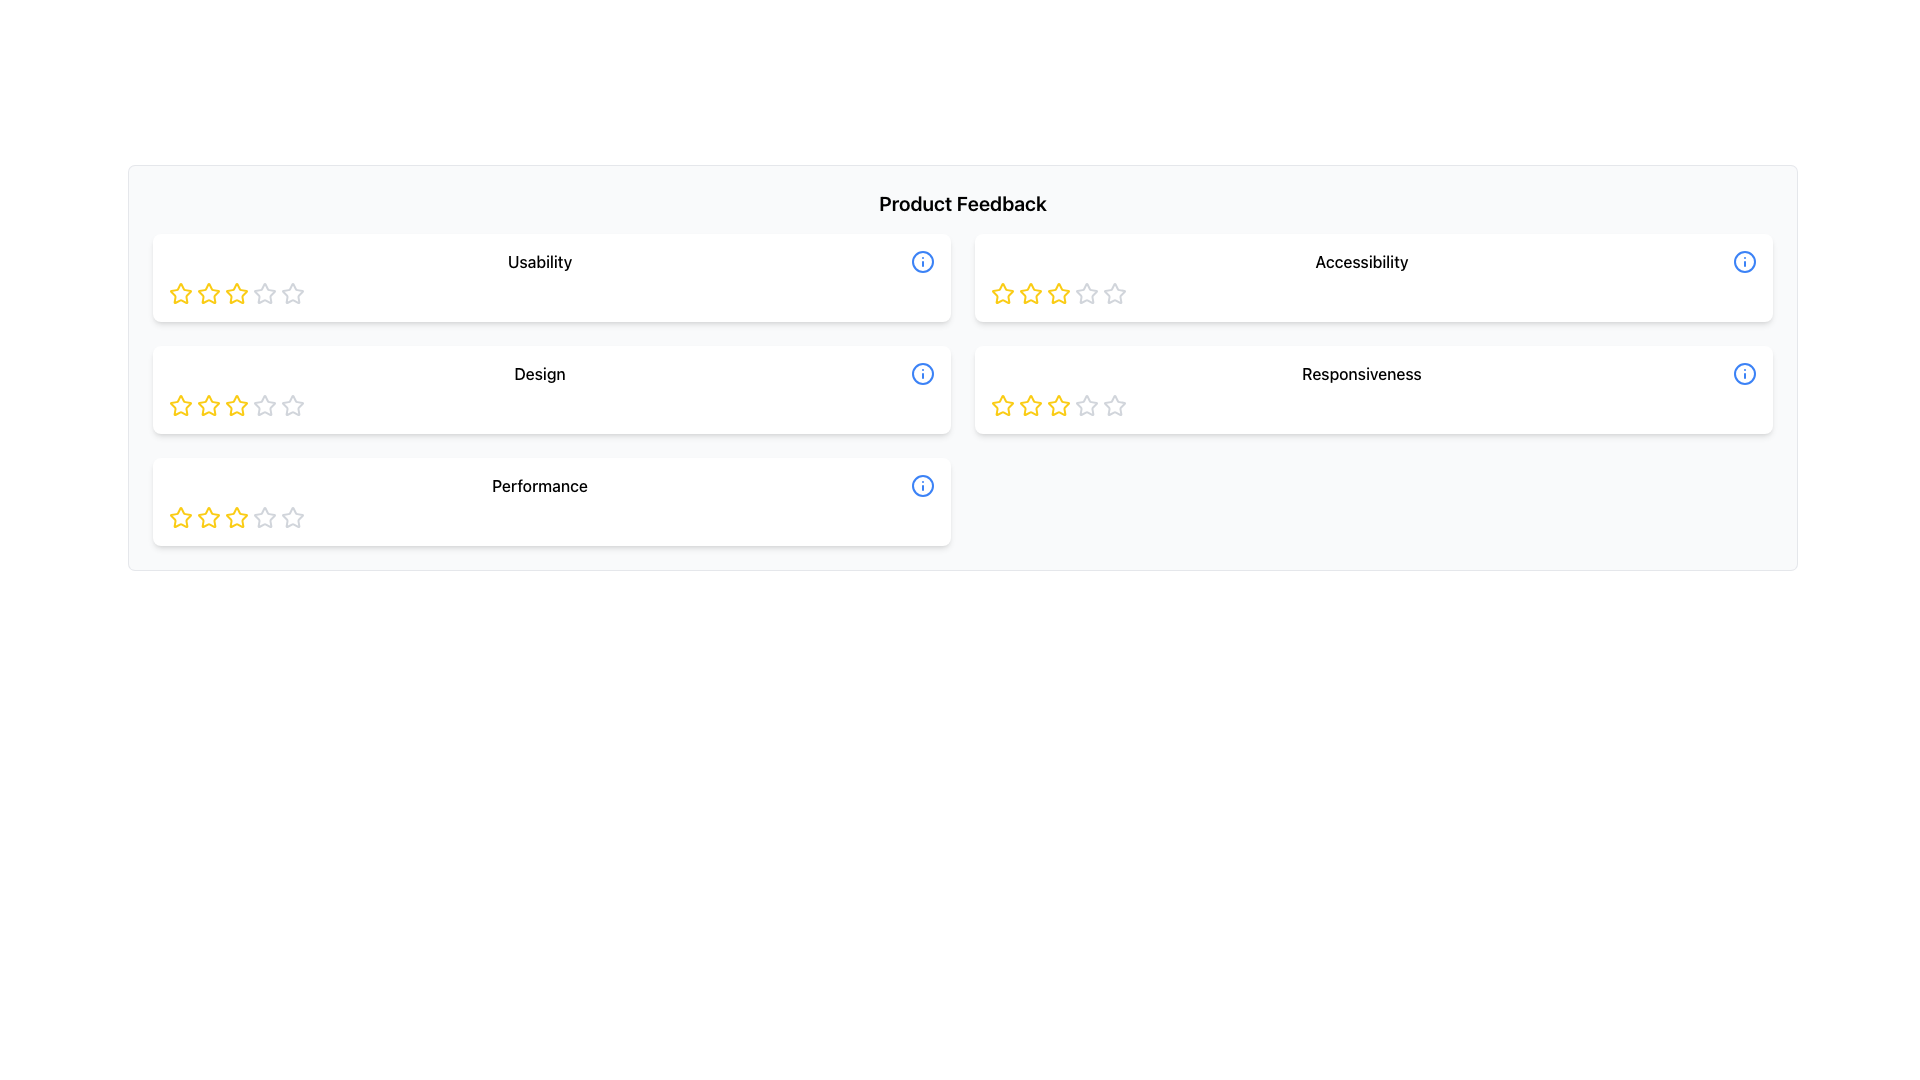 The width and height of the screenshot is (1920, 1080). Describe the element at coordinates (181, 293) in the screenshot. I see `the first yellow star icon in the 'Usability' rating row to rate it` at that location.